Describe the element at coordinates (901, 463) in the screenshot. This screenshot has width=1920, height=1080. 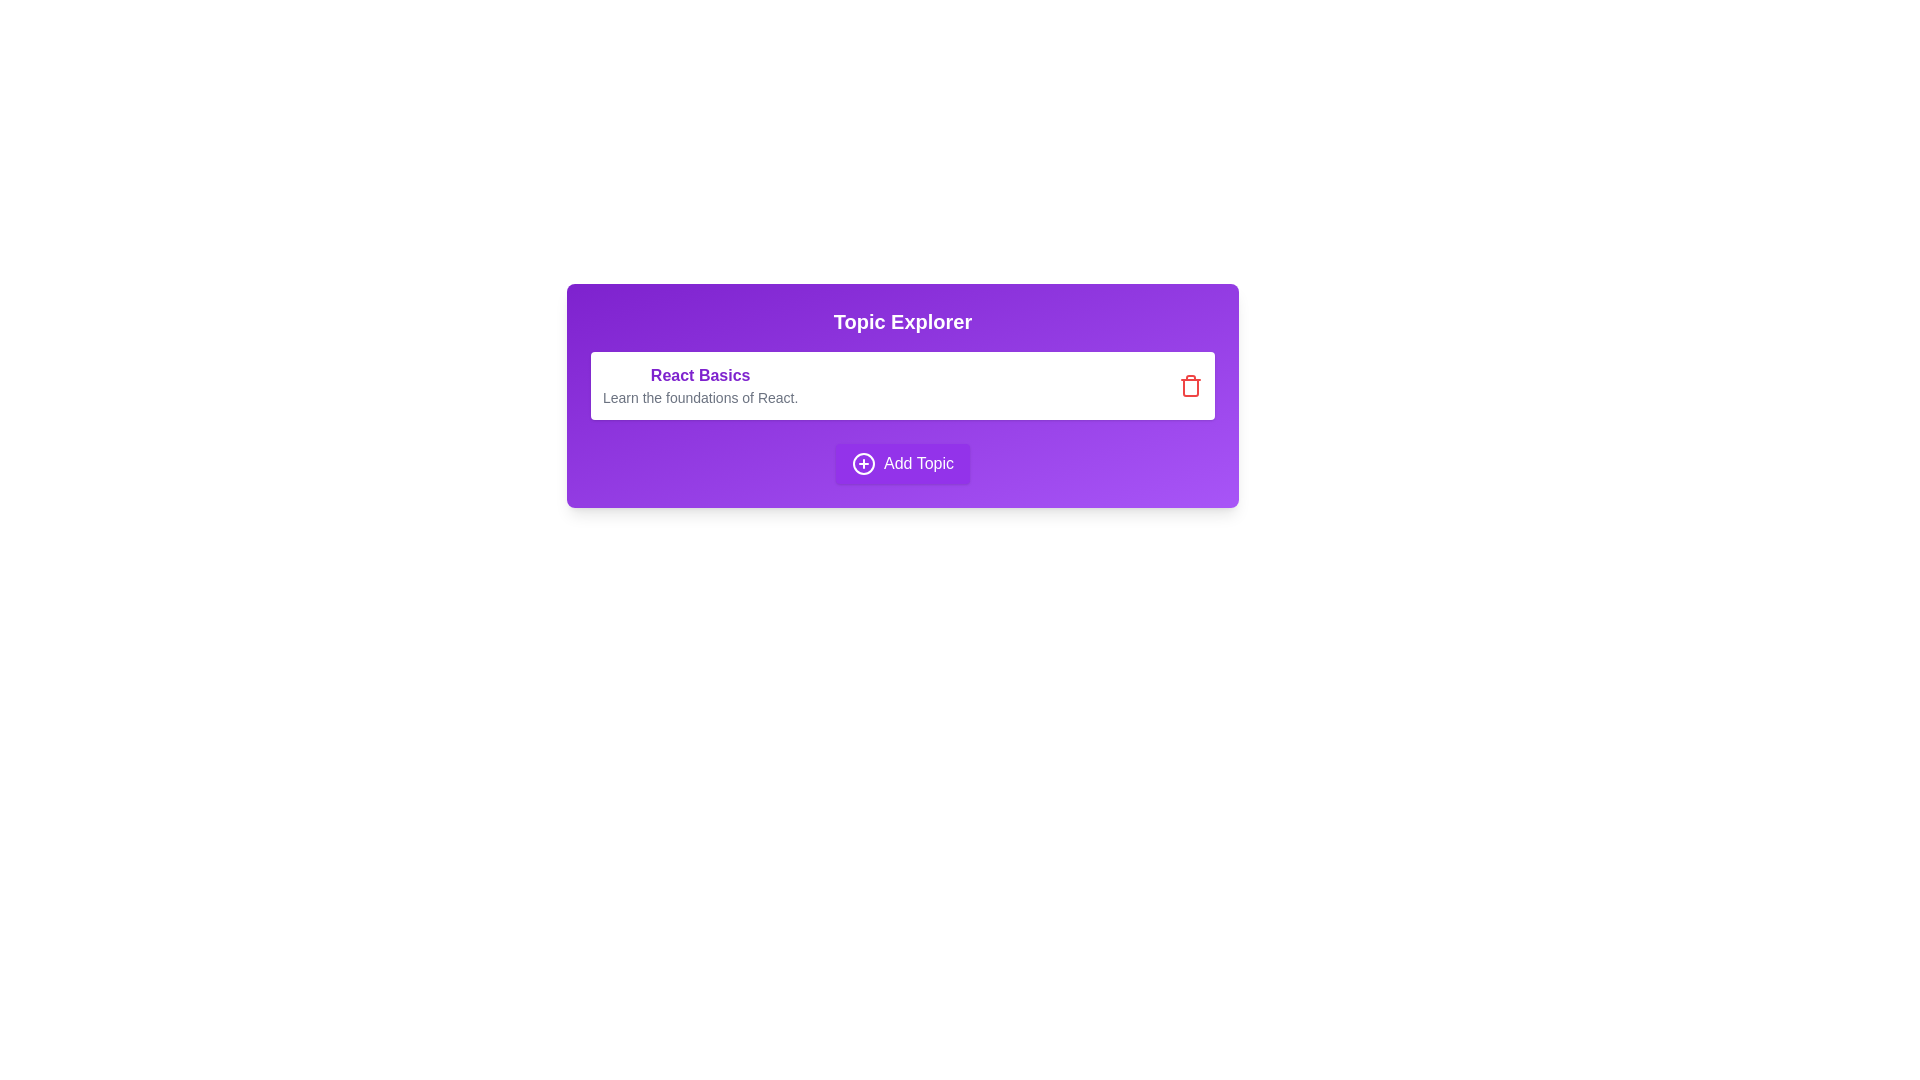
I see `'Add Topic' button to add a new topic` at that location.